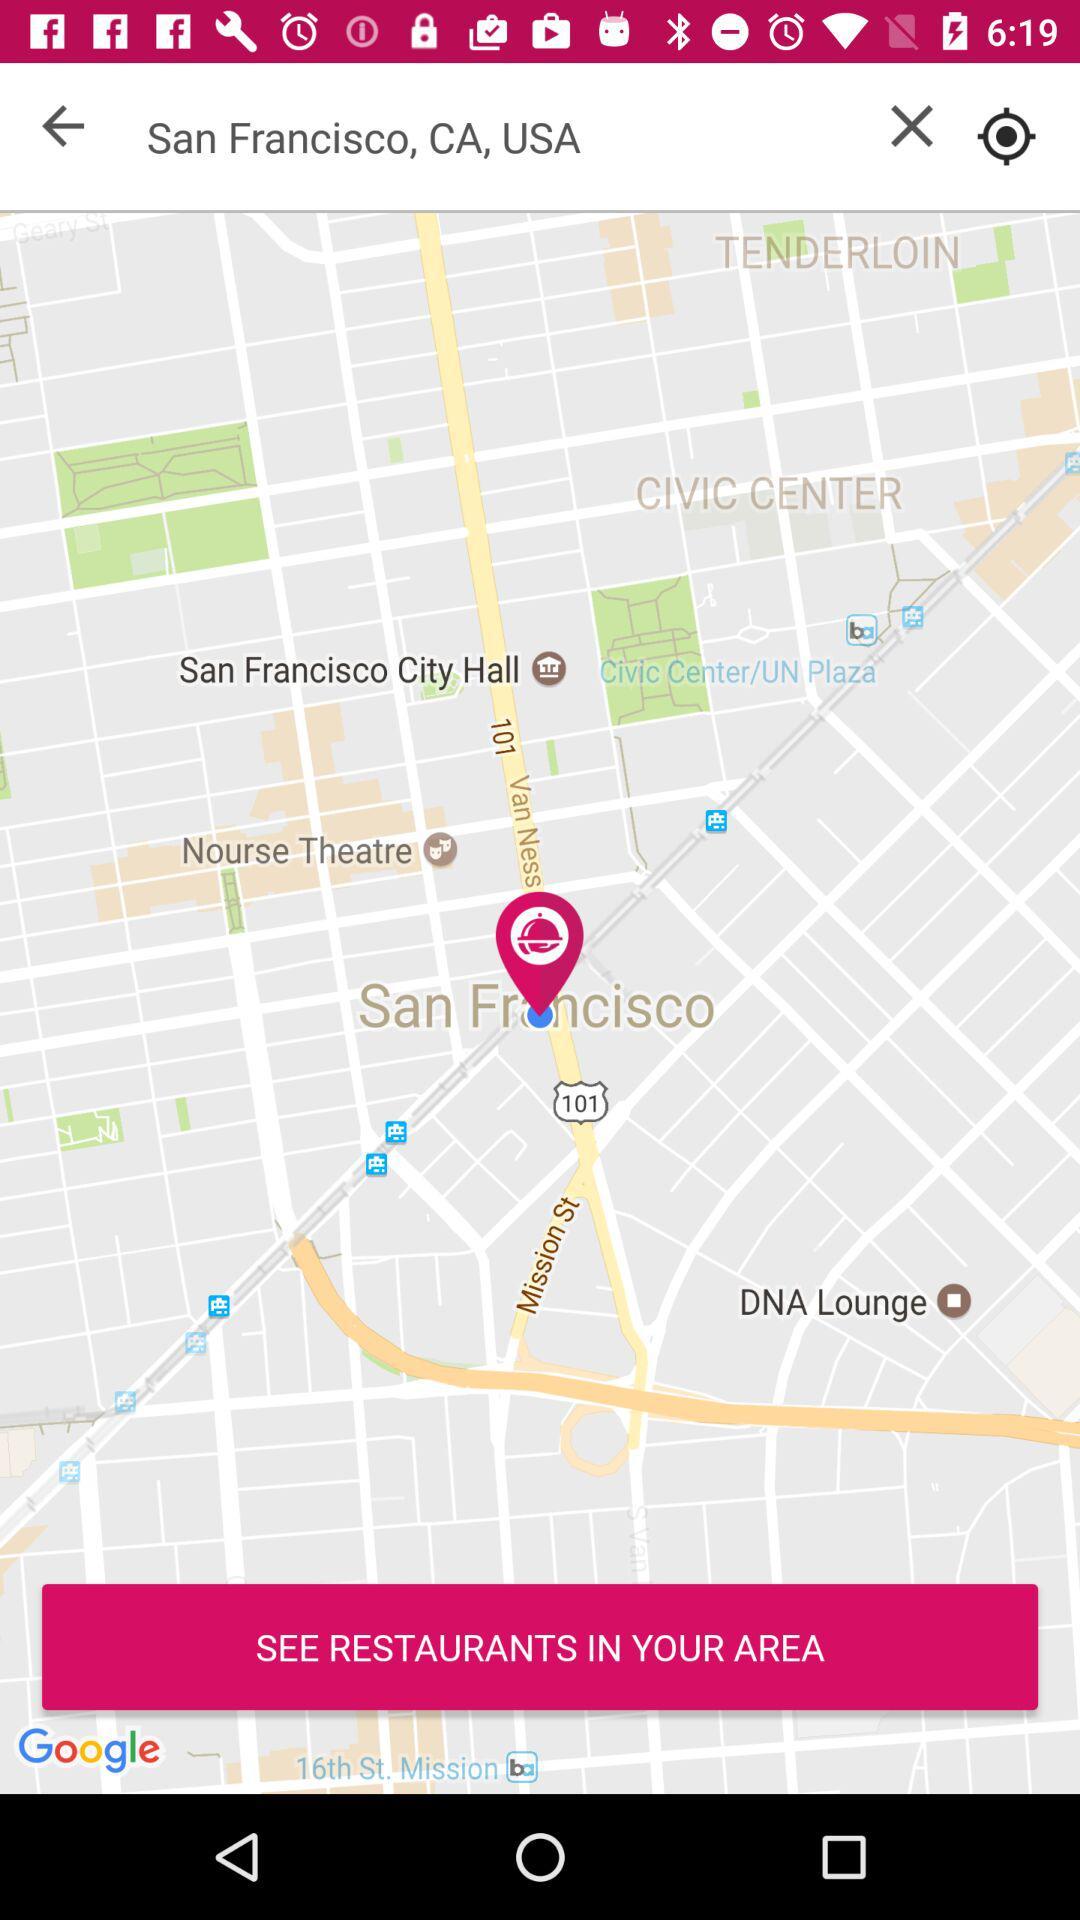 The image size is (1080, 1920). I want to click on cancel search query, so click(911, 124).